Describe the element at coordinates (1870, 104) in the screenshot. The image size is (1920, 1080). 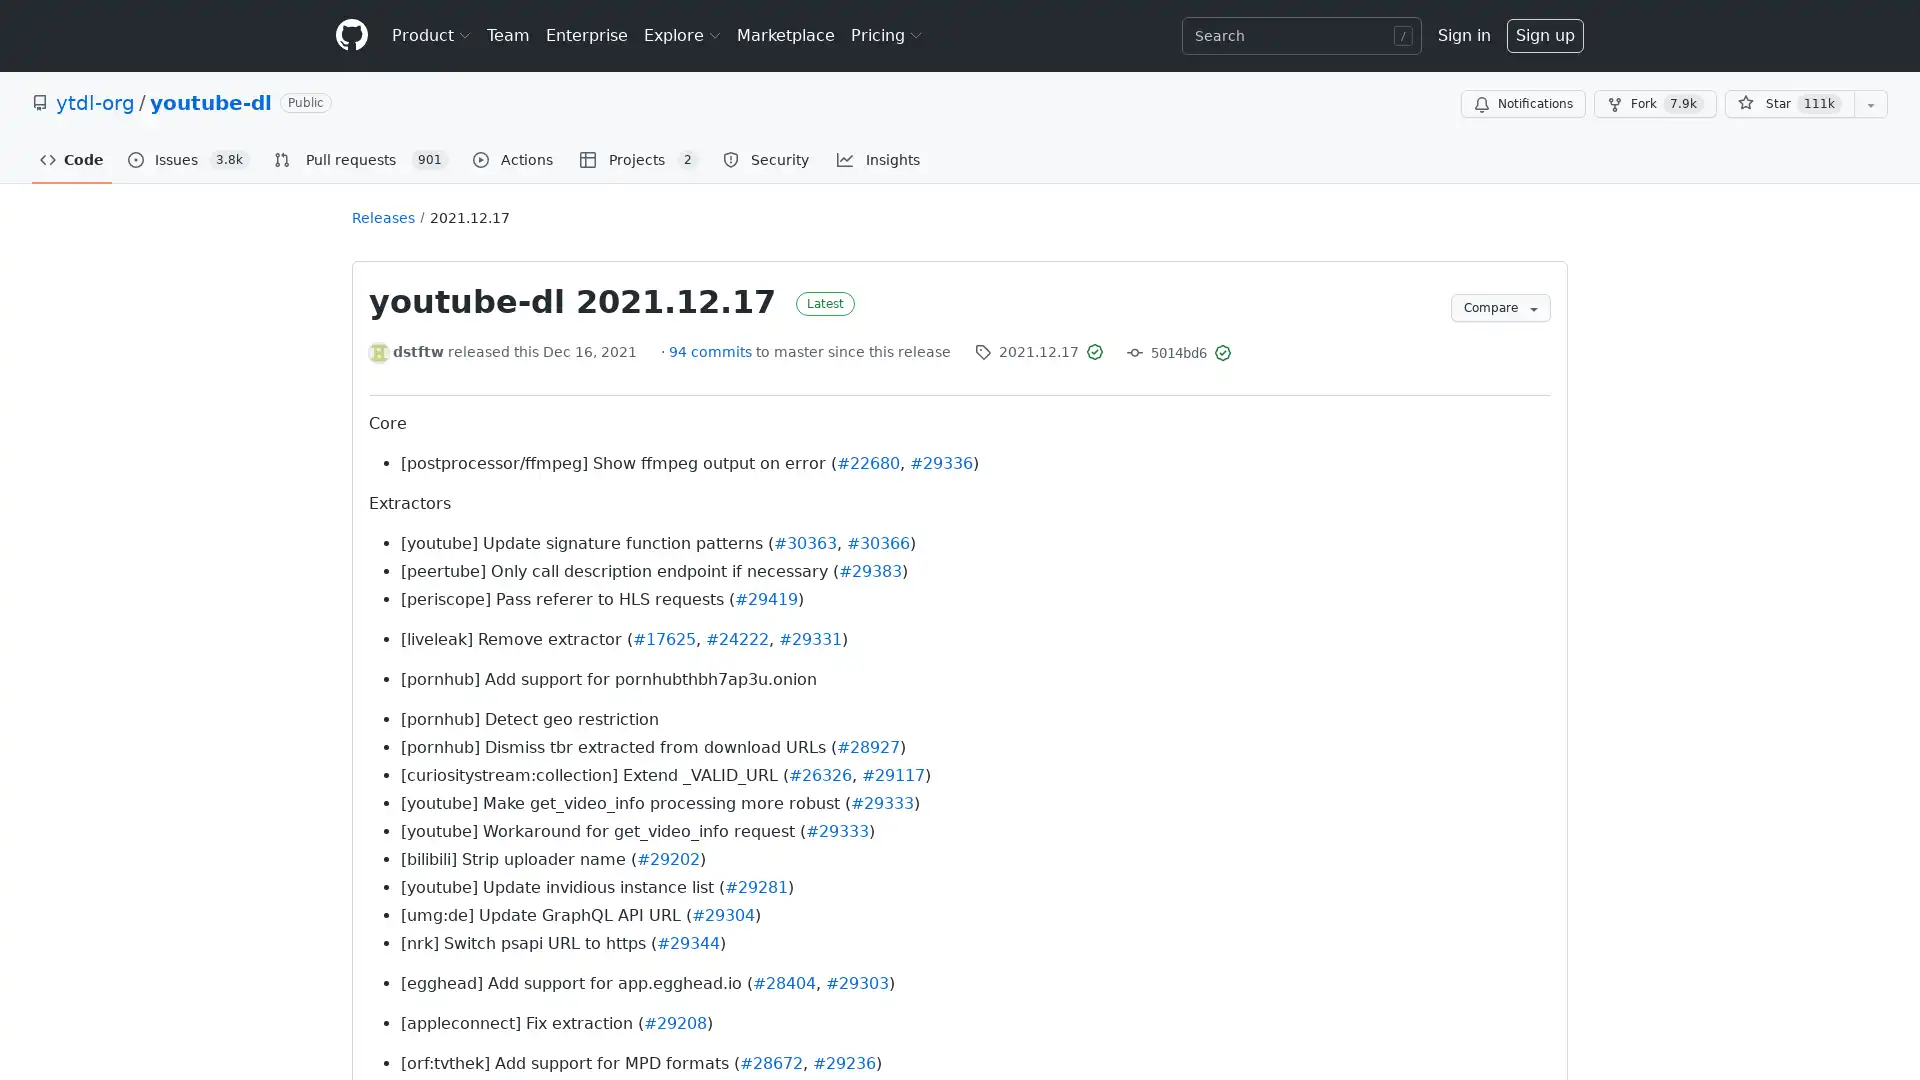
I see `You must be signed in to add this repository to a list` at that location.